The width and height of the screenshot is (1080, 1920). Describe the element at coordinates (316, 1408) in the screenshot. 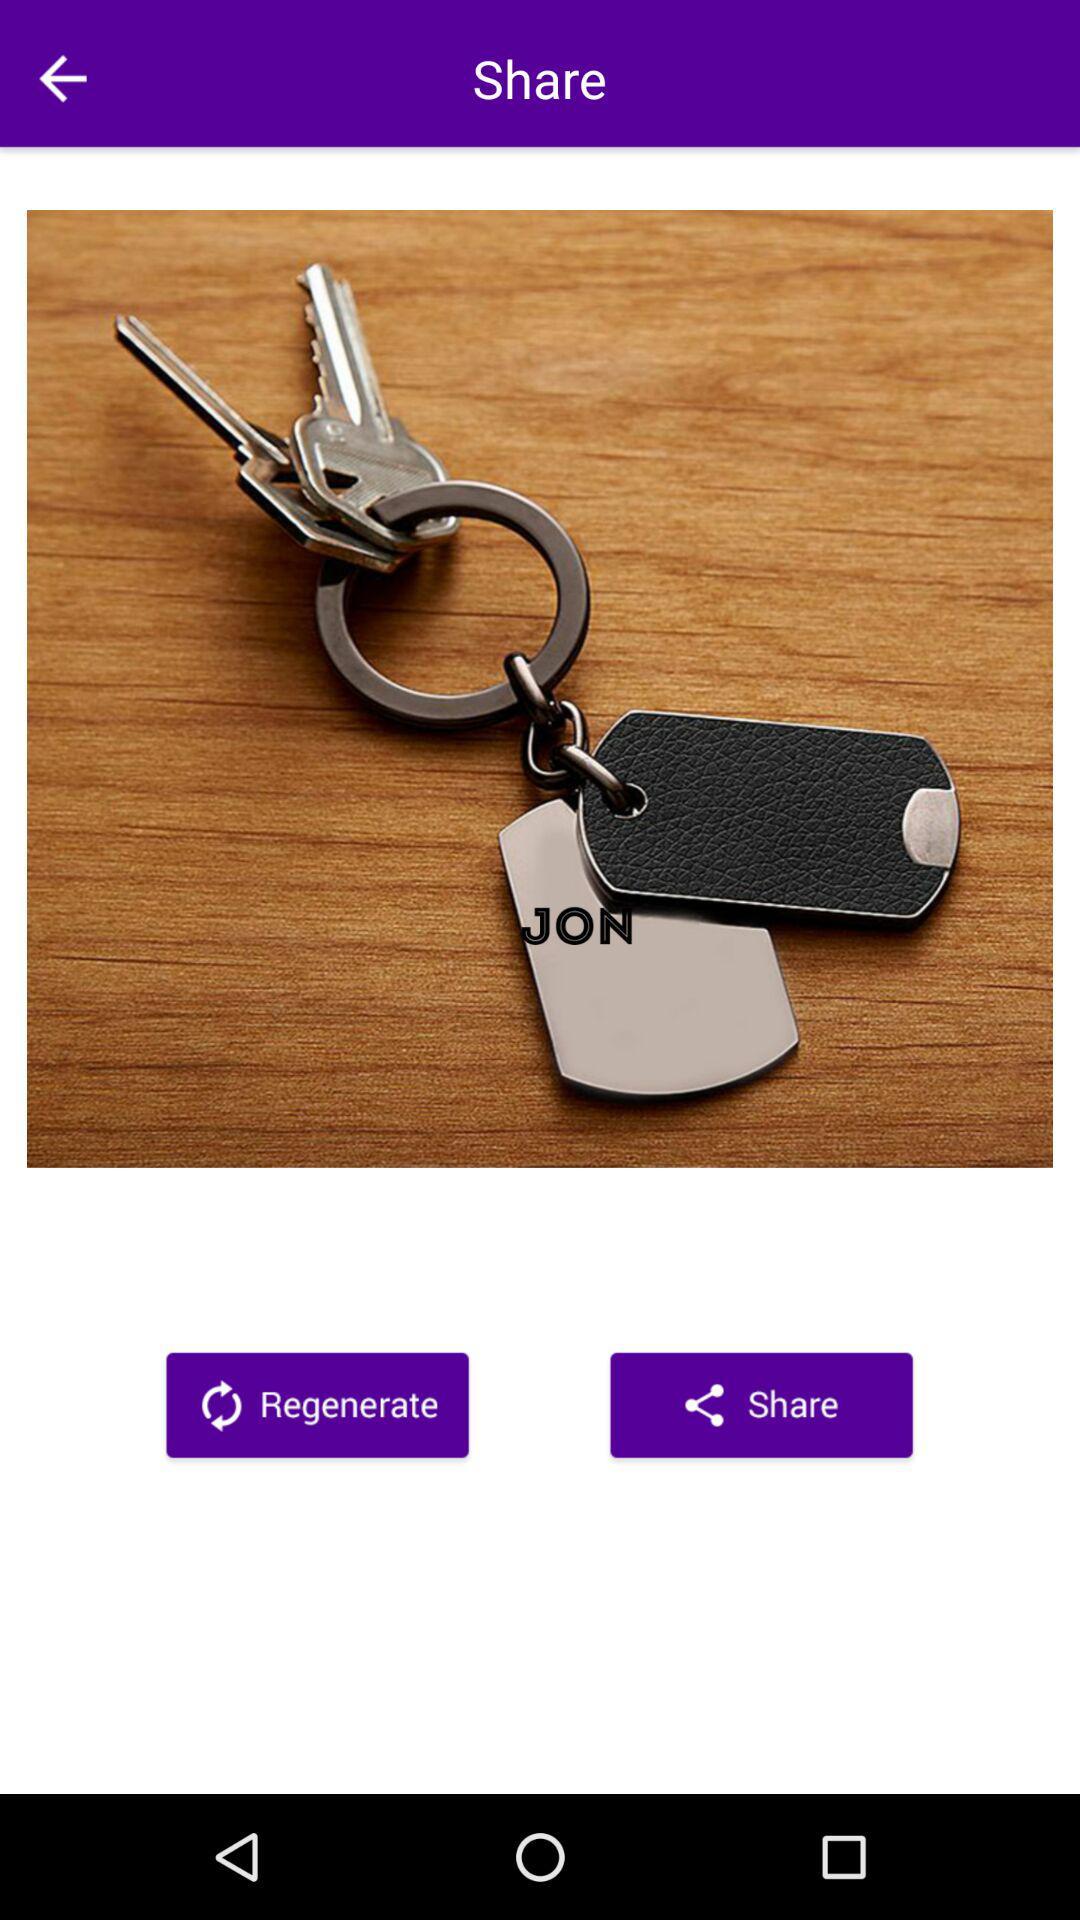

I see `refresh picture` at that location.